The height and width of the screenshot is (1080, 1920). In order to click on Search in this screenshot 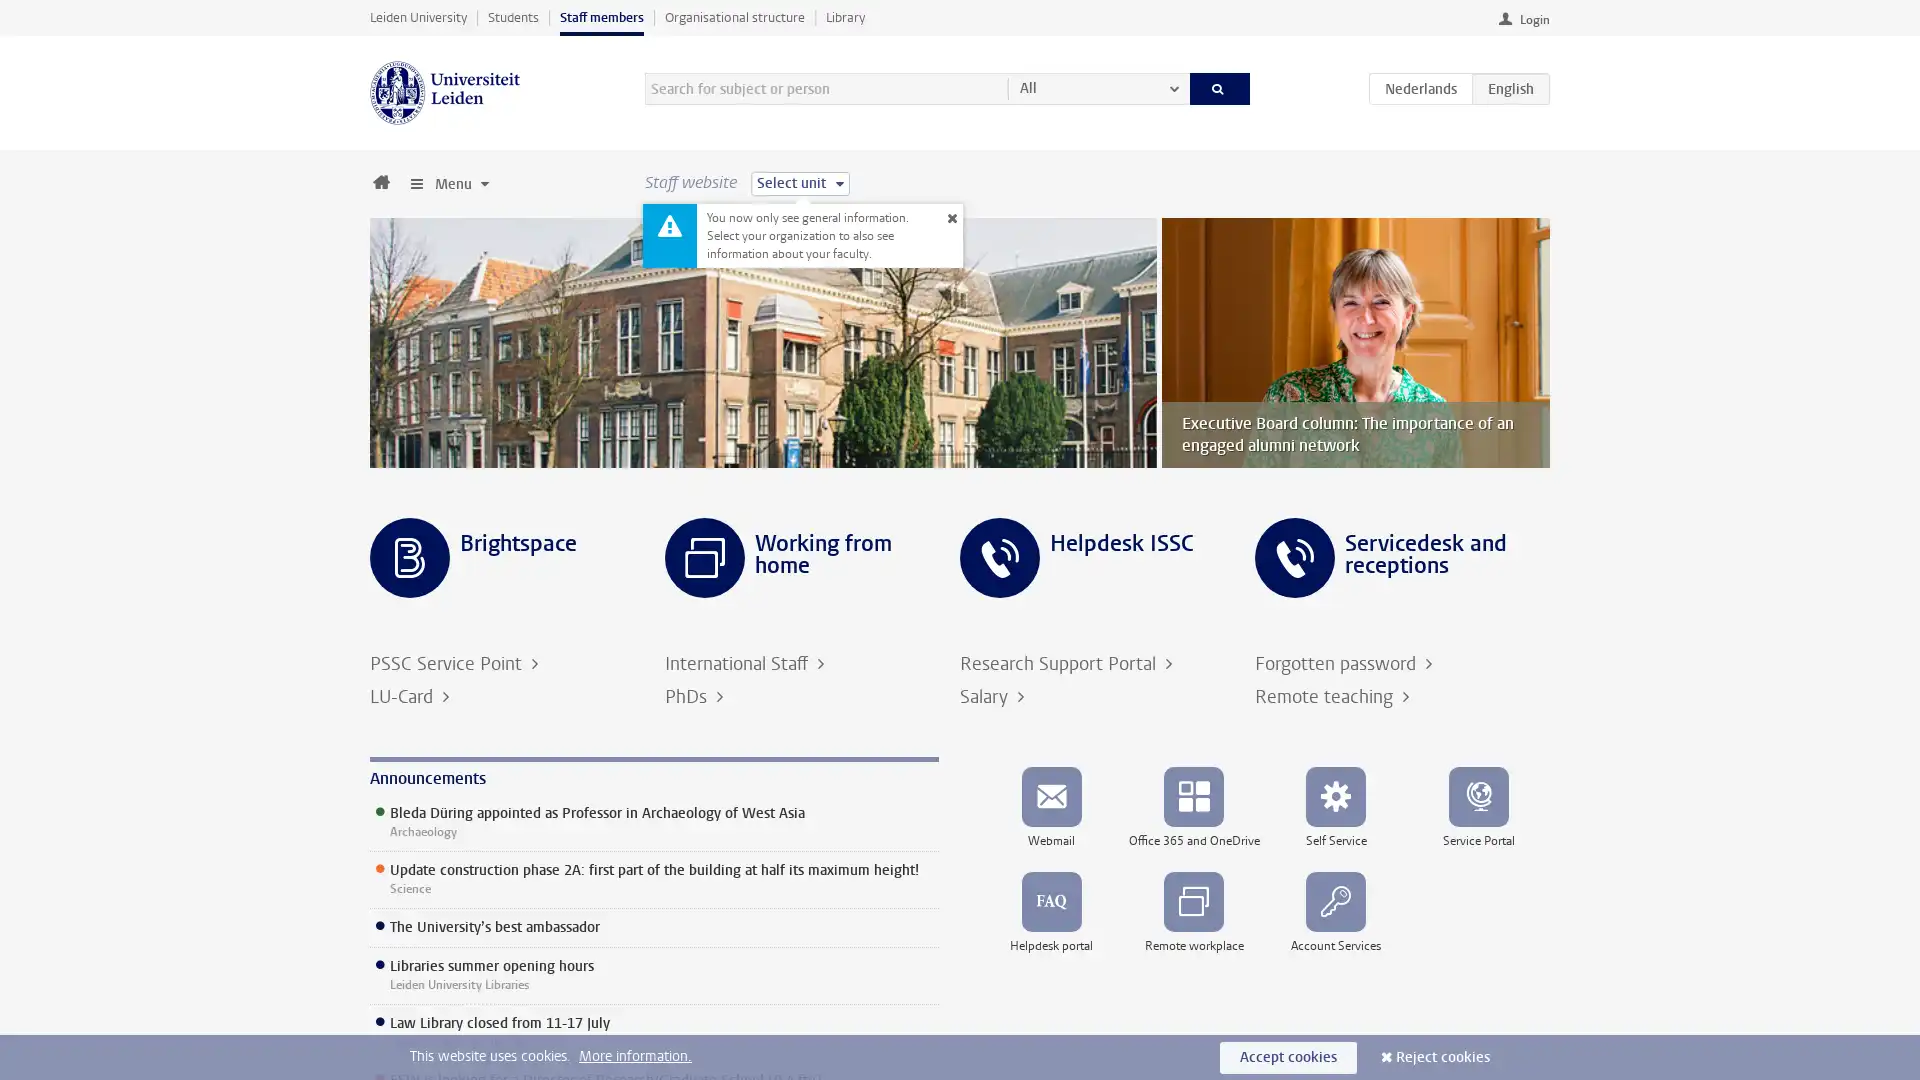, I will do `click(1218, 87)`.